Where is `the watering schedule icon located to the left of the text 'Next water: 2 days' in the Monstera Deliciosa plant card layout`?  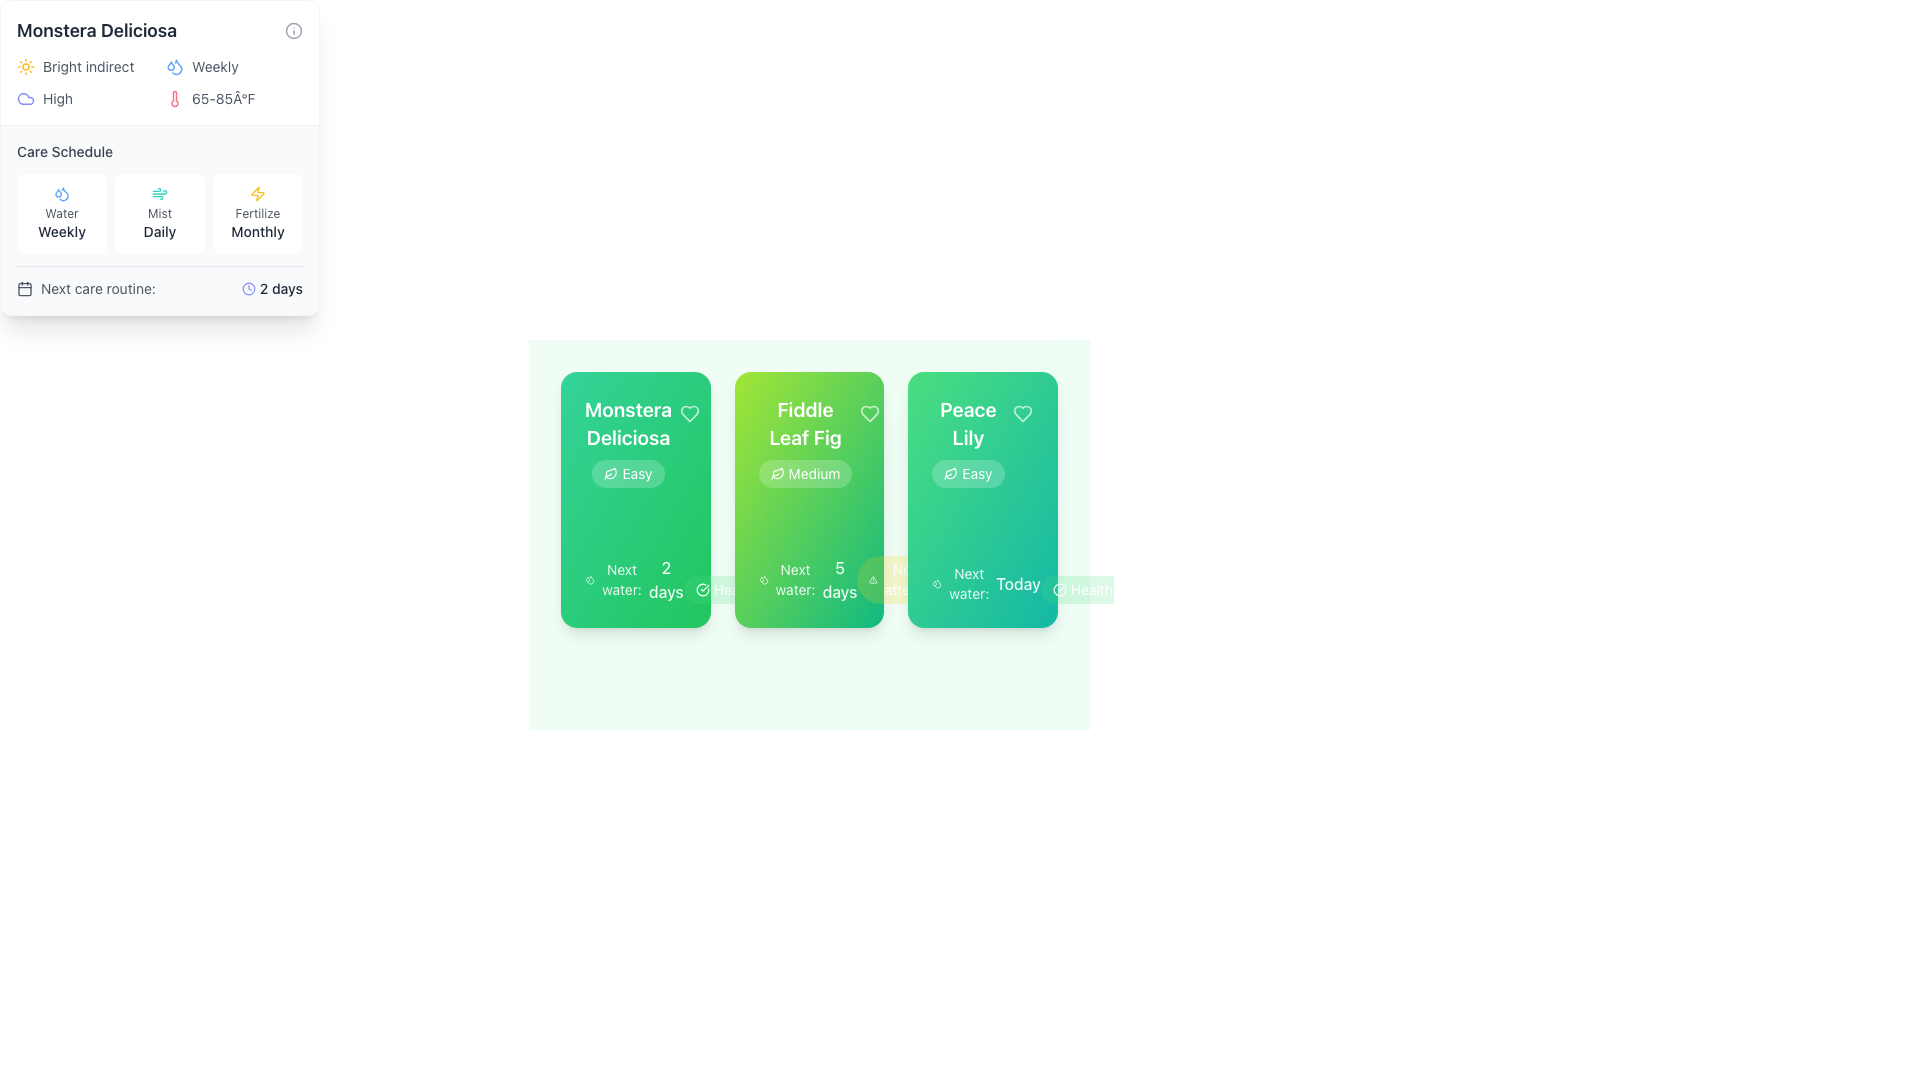 the watering schedule icon located to the left of the text 'Next water: 2 days' in the Monstera Deliciosa plant card layout is located at coordinates (589, 579).